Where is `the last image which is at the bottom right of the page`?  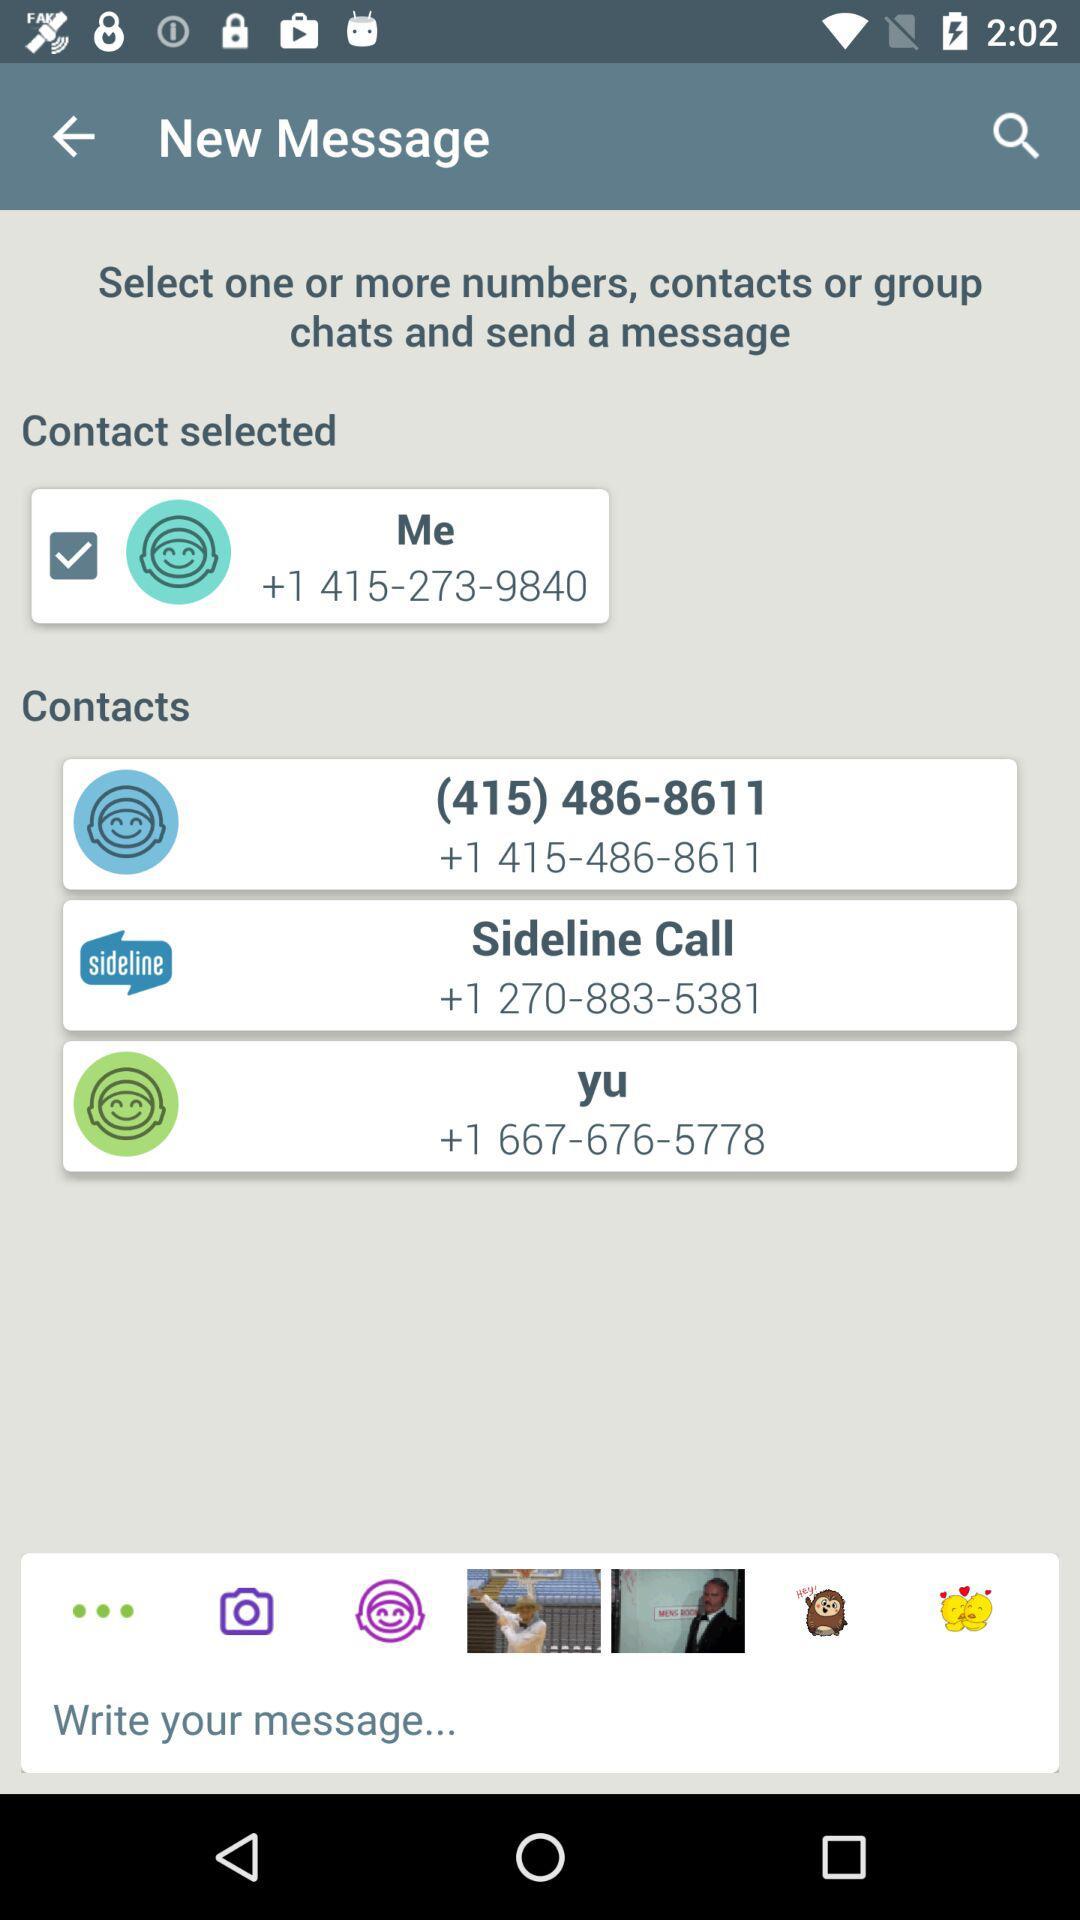
the last image which is at the bottom right of the page is located at coordinates (964, 1611).